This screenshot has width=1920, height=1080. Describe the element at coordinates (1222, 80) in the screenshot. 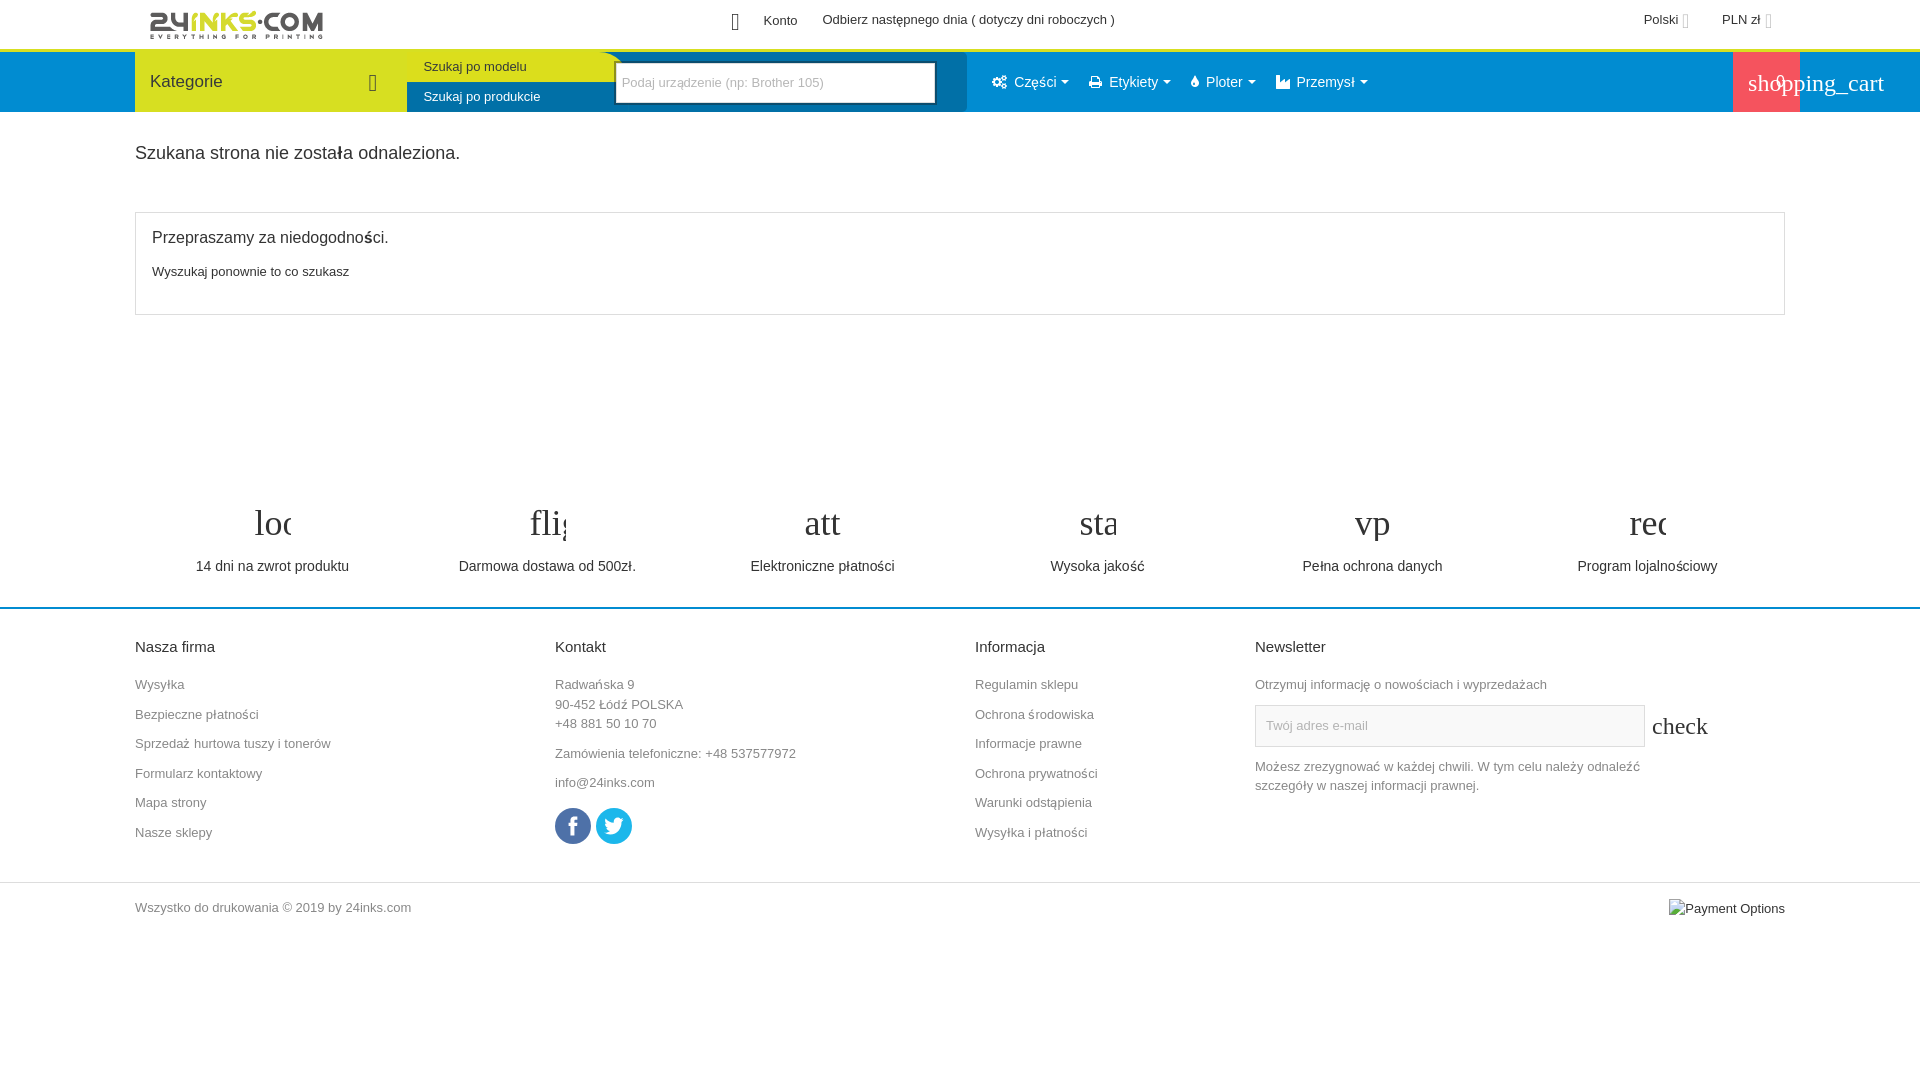

I see `'Ploter'` at that location.